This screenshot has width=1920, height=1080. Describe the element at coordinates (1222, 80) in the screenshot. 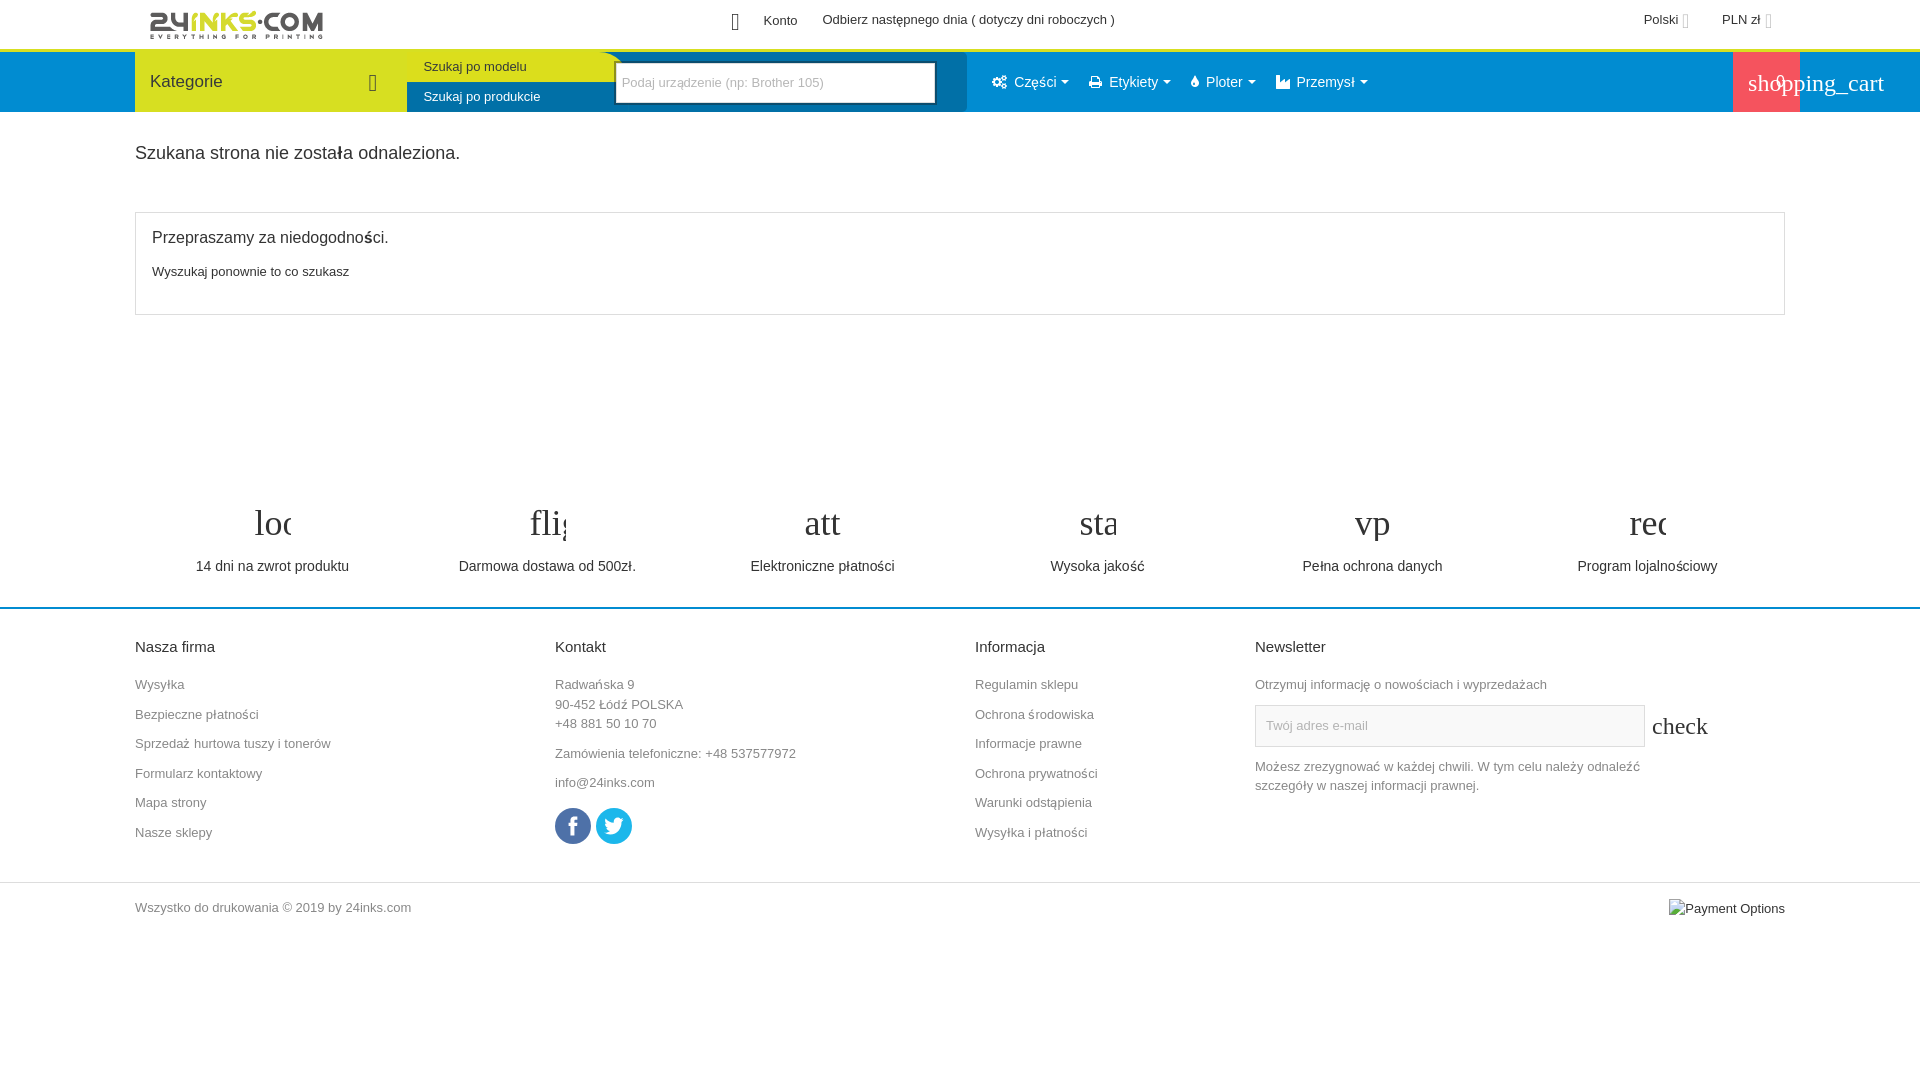

I see `'Ploter'` at that location.